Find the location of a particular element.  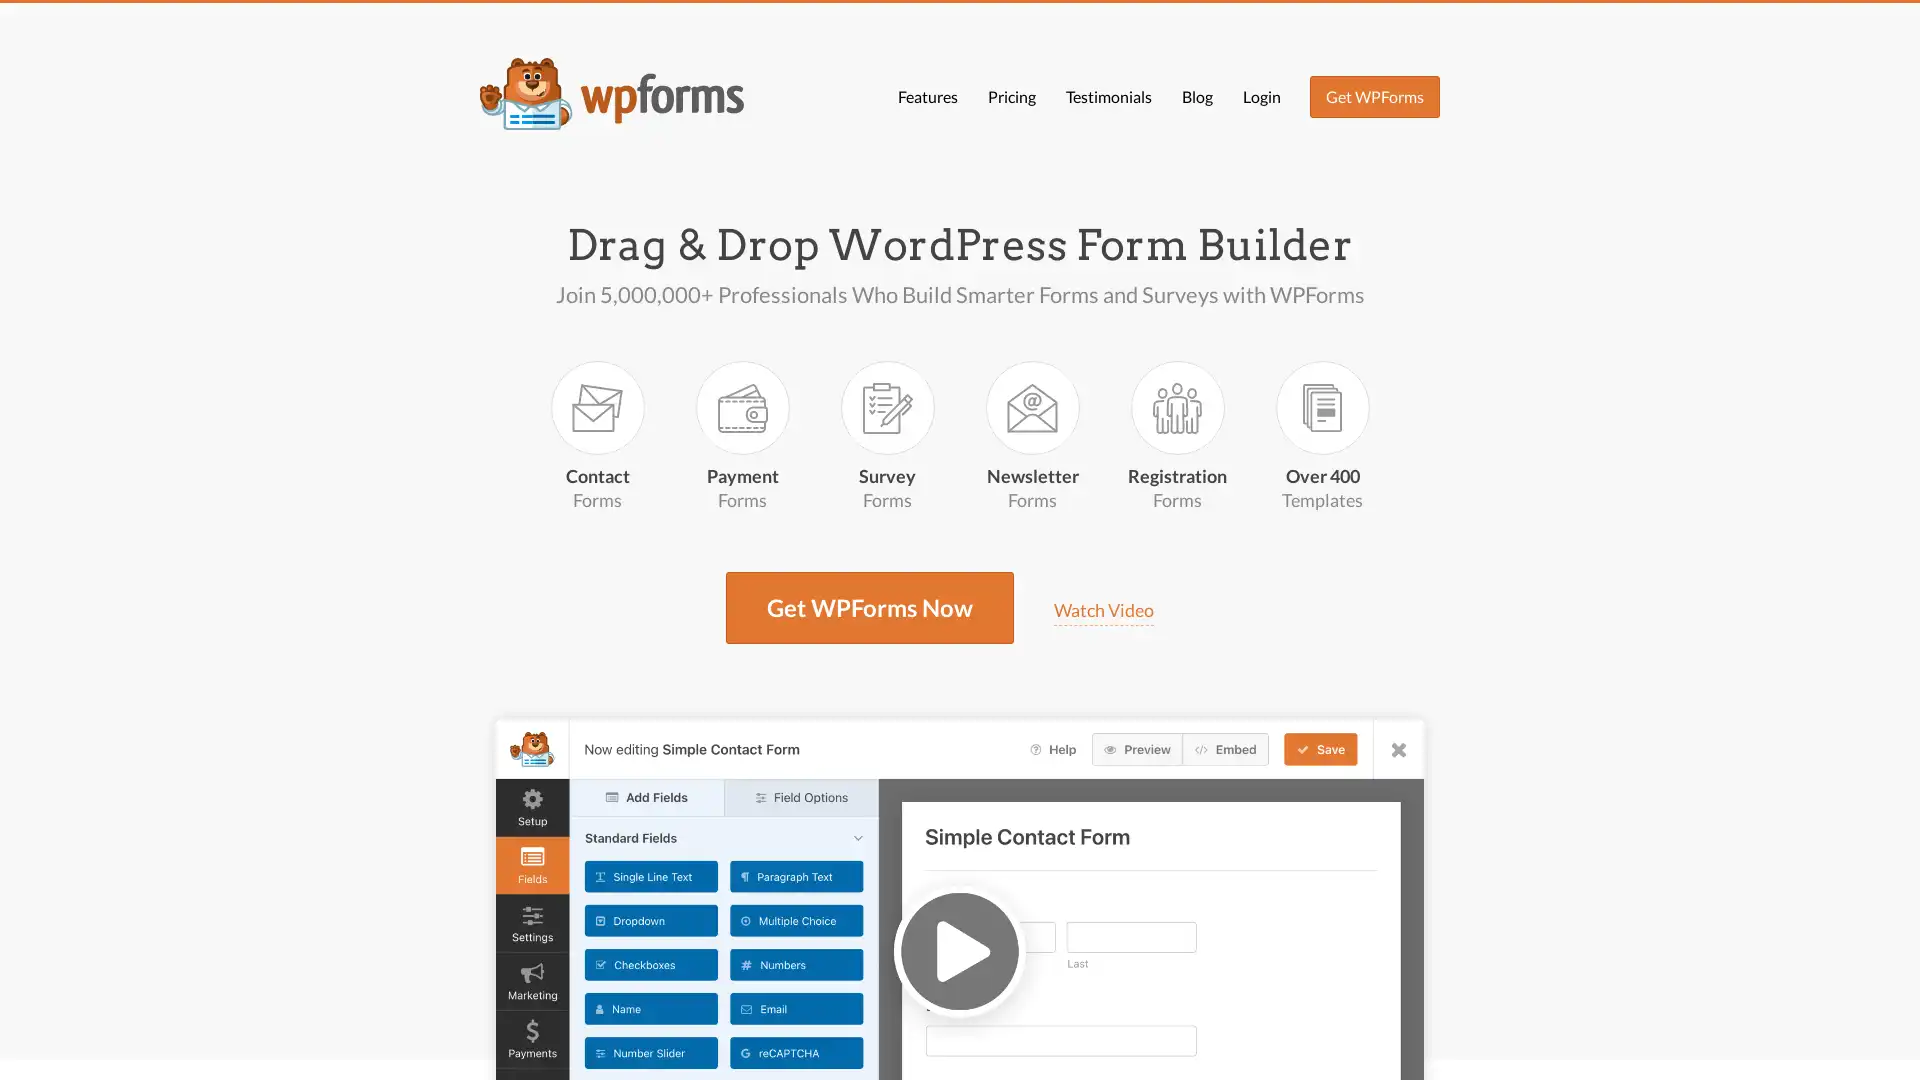

See User Reviews is located at coordinates (1316, 1043).